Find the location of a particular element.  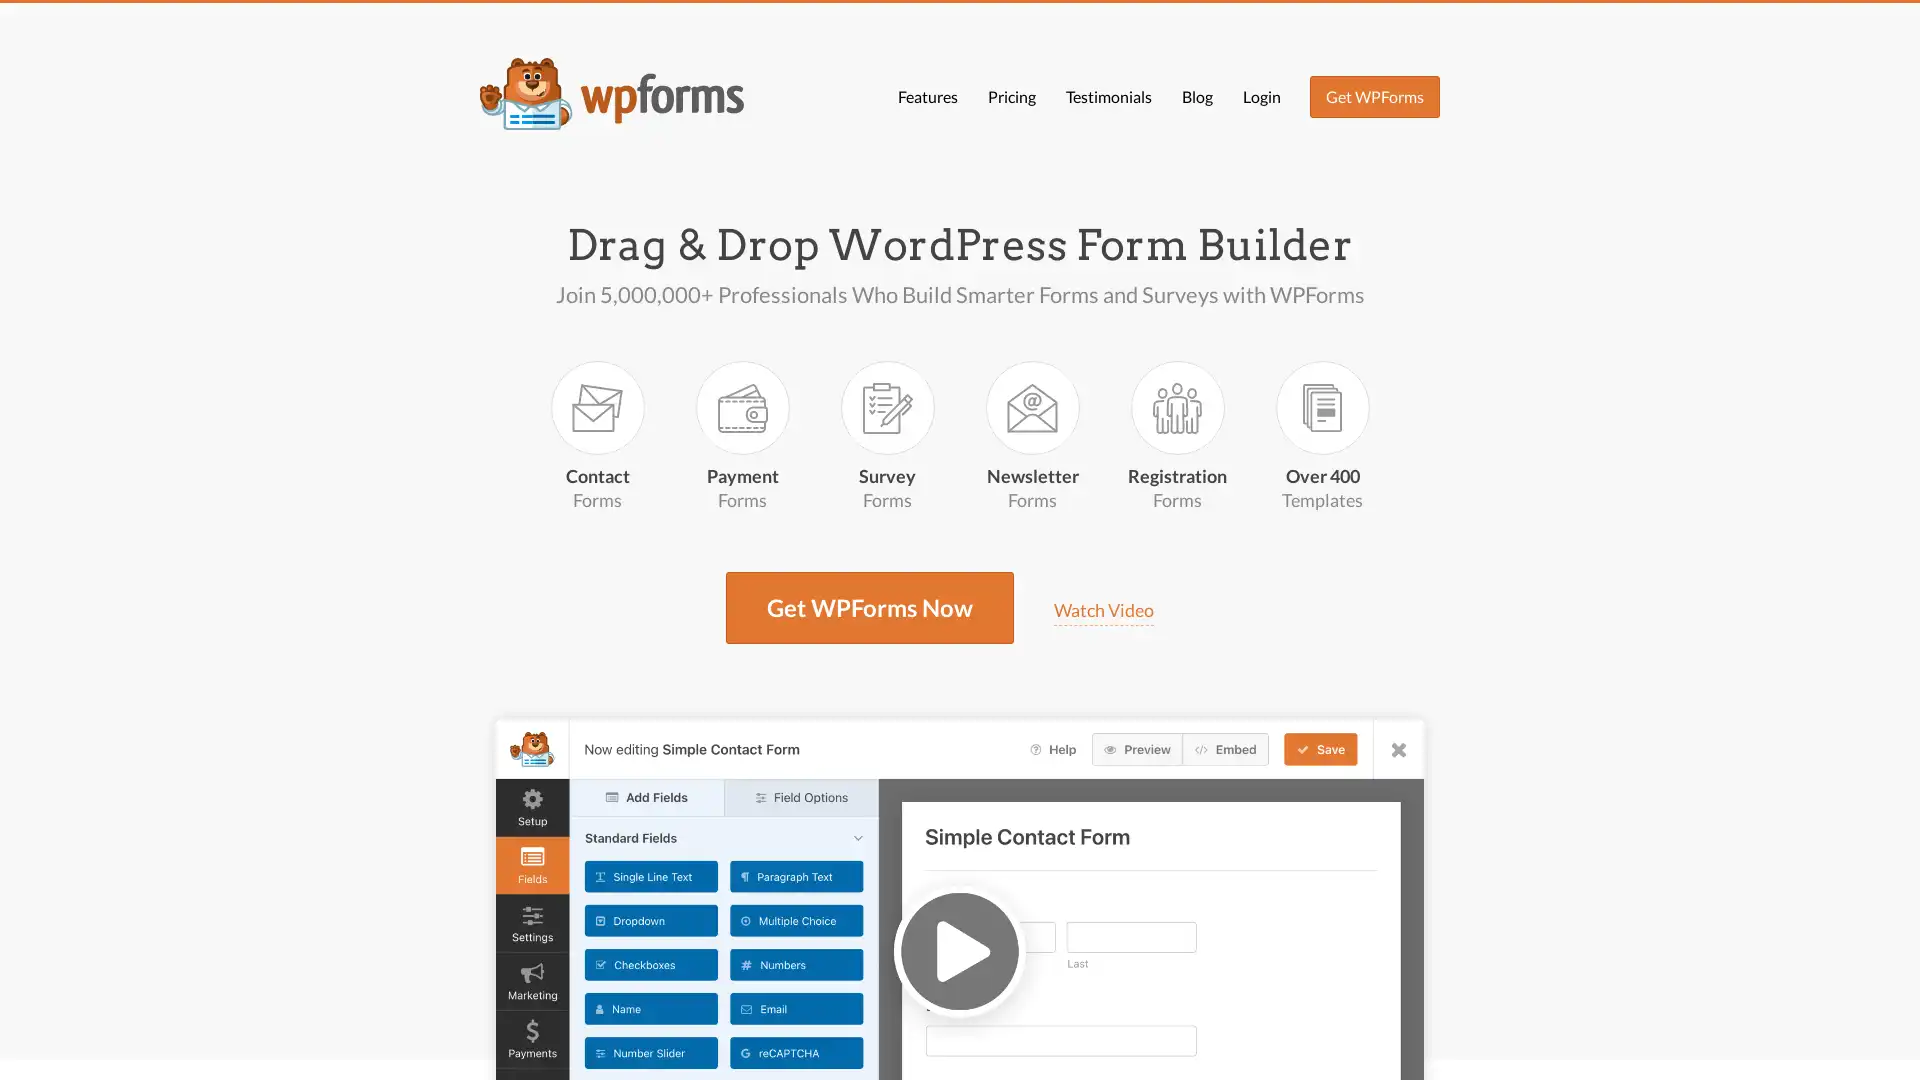

See User Reviews is located at coordinates (1316, 1043).